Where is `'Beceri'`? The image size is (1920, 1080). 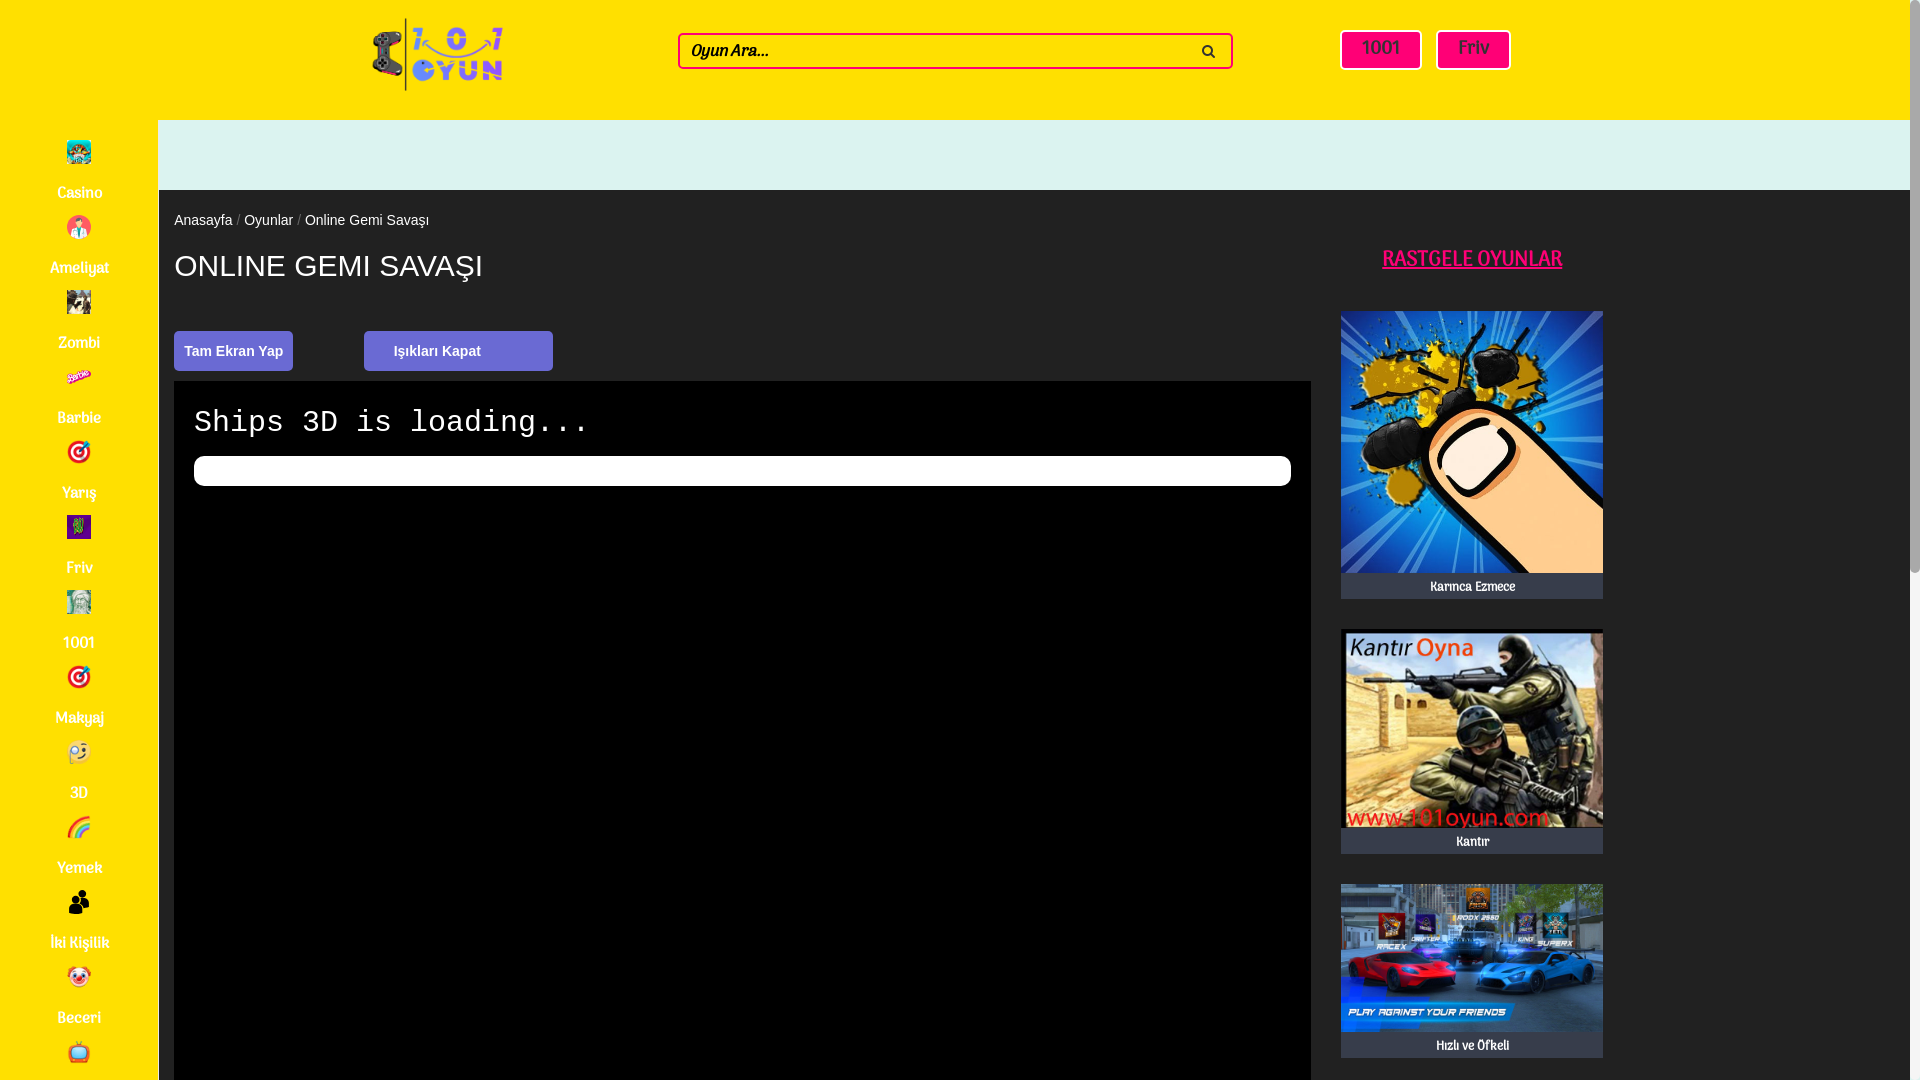
'Beceri' is located at coordinates (78, 998).